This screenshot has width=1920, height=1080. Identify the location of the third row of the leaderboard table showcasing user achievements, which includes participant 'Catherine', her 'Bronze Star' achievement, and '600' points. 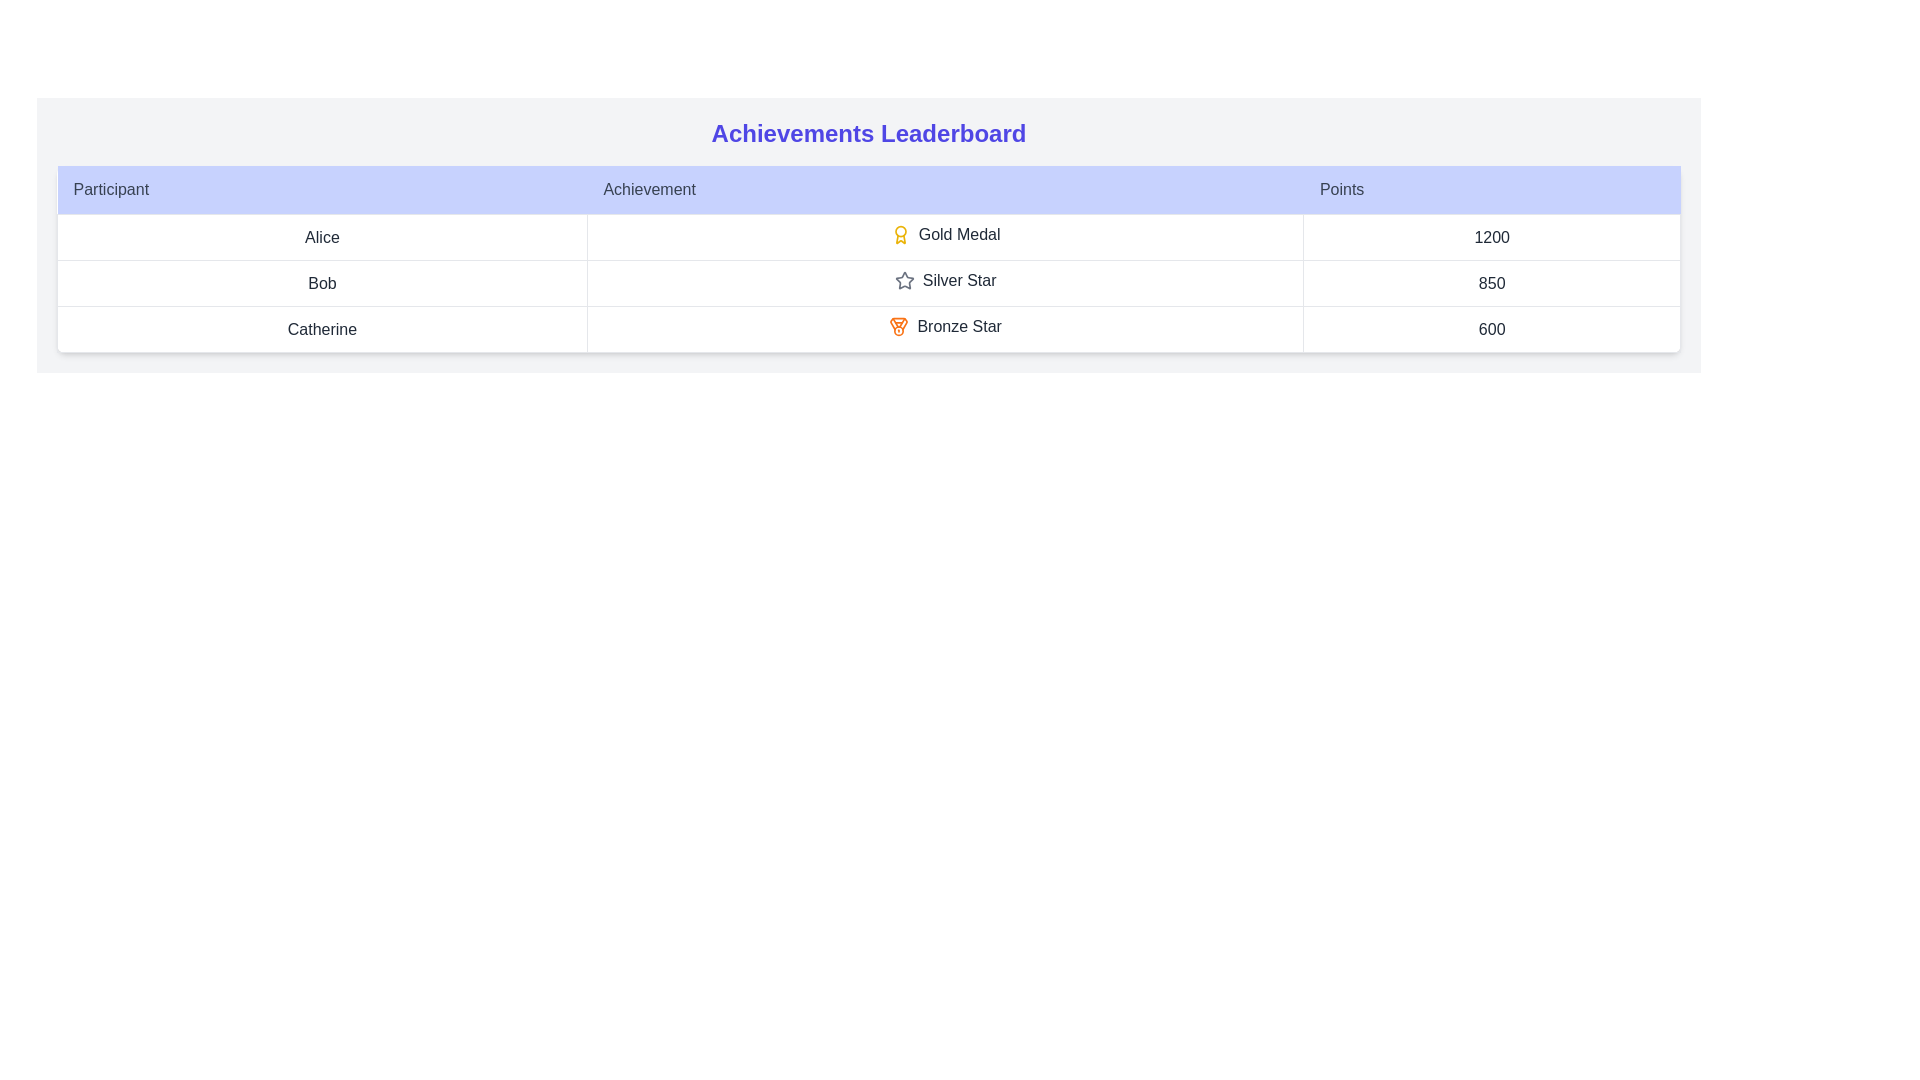
(868, 328).